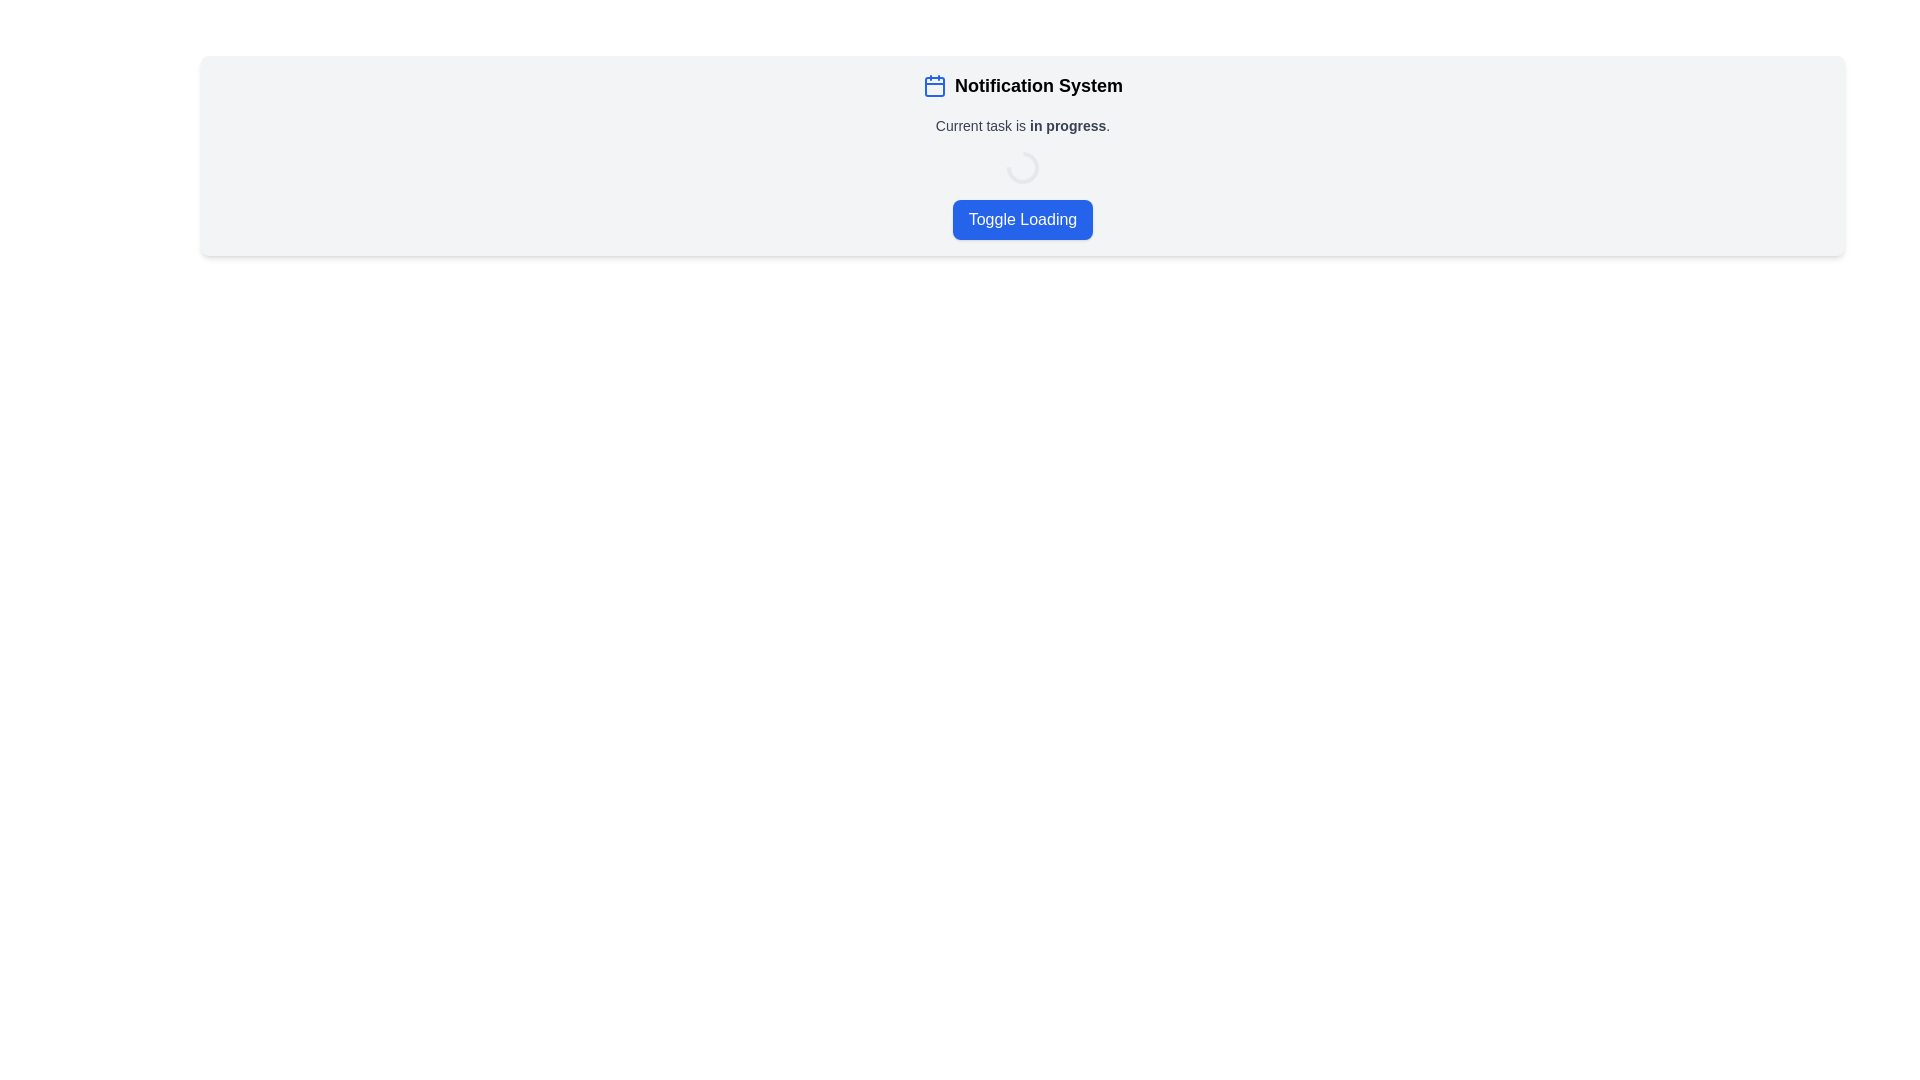  What do you see at coordinates (1022, 84) in the screenshot?
I see `the static text and icon combination displaying 'Notification System' which includes a blue calendar icon and black bold text, located at the top-center of the card-like component` at bounding box center [1022, 84].